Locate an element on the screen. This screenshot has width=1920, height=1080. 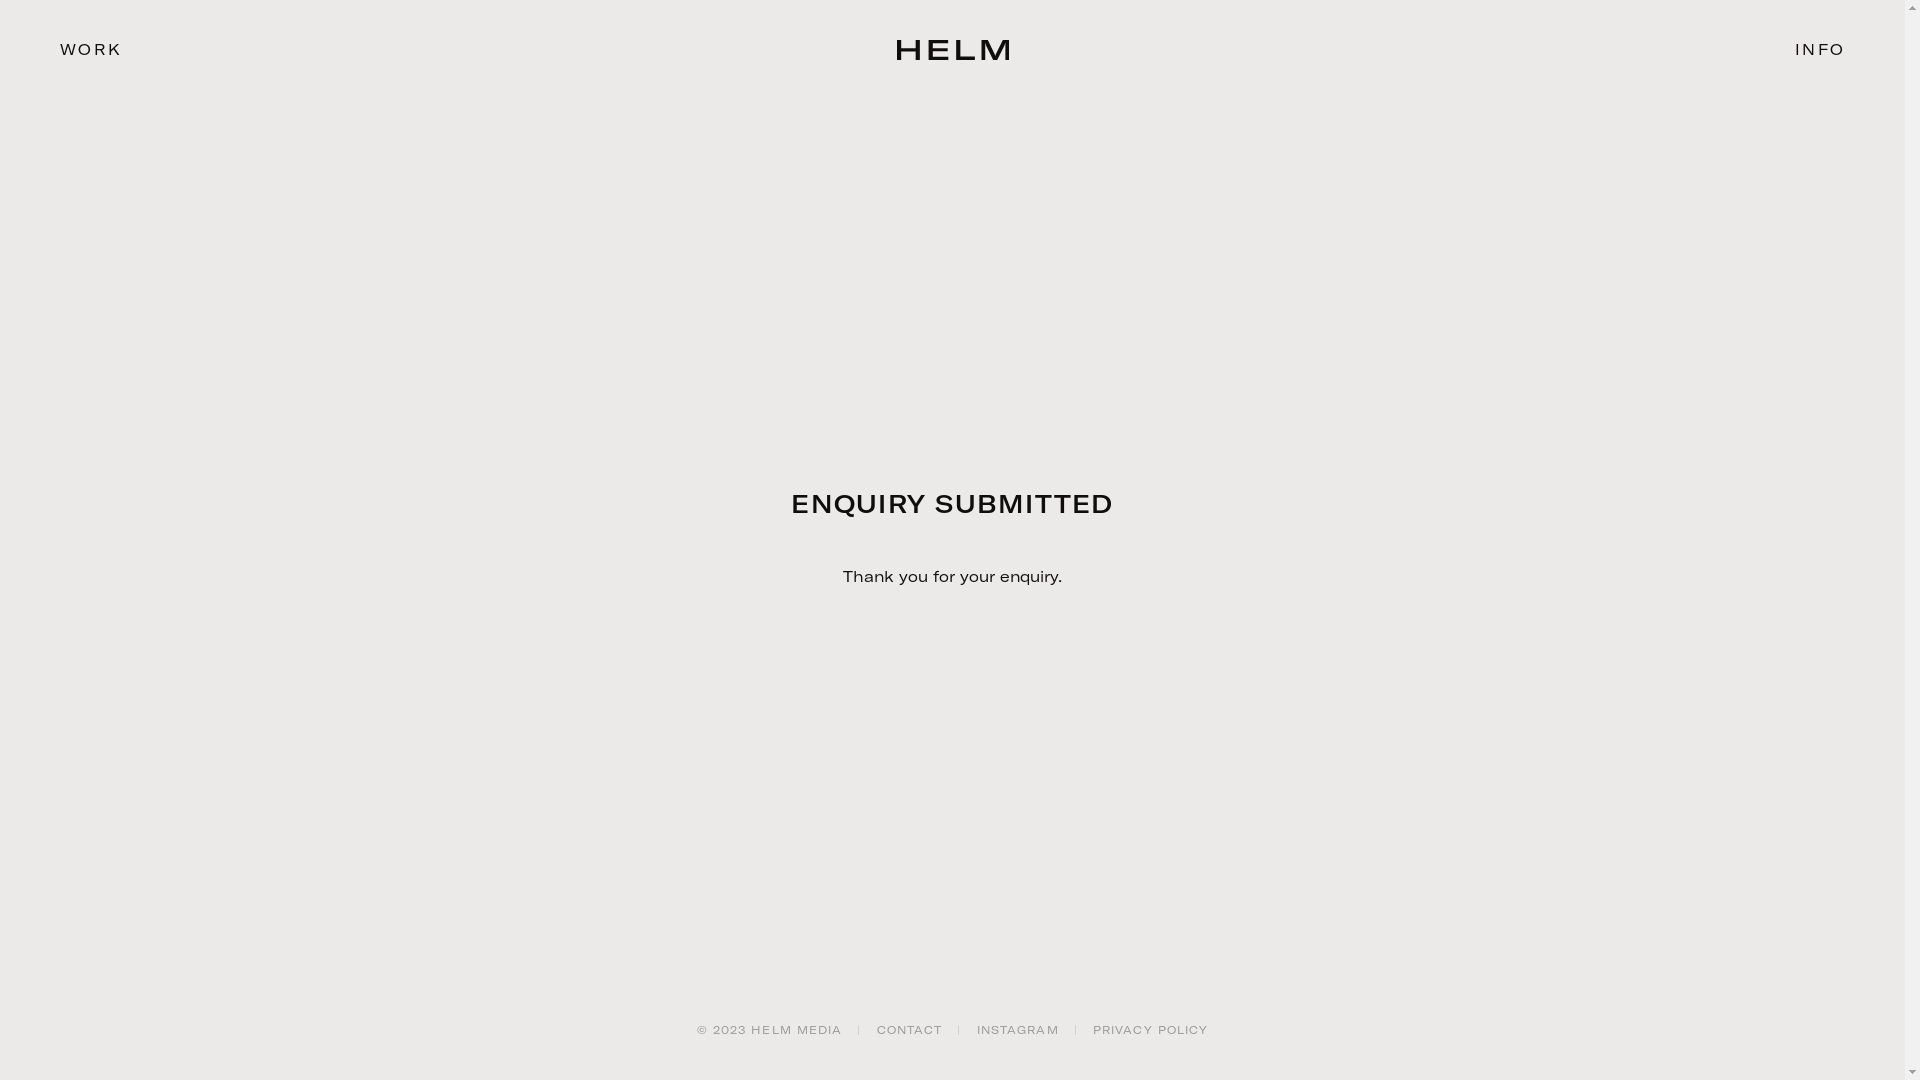
'PRIVACY POLICY' is located at coordinates (1150, 1029).